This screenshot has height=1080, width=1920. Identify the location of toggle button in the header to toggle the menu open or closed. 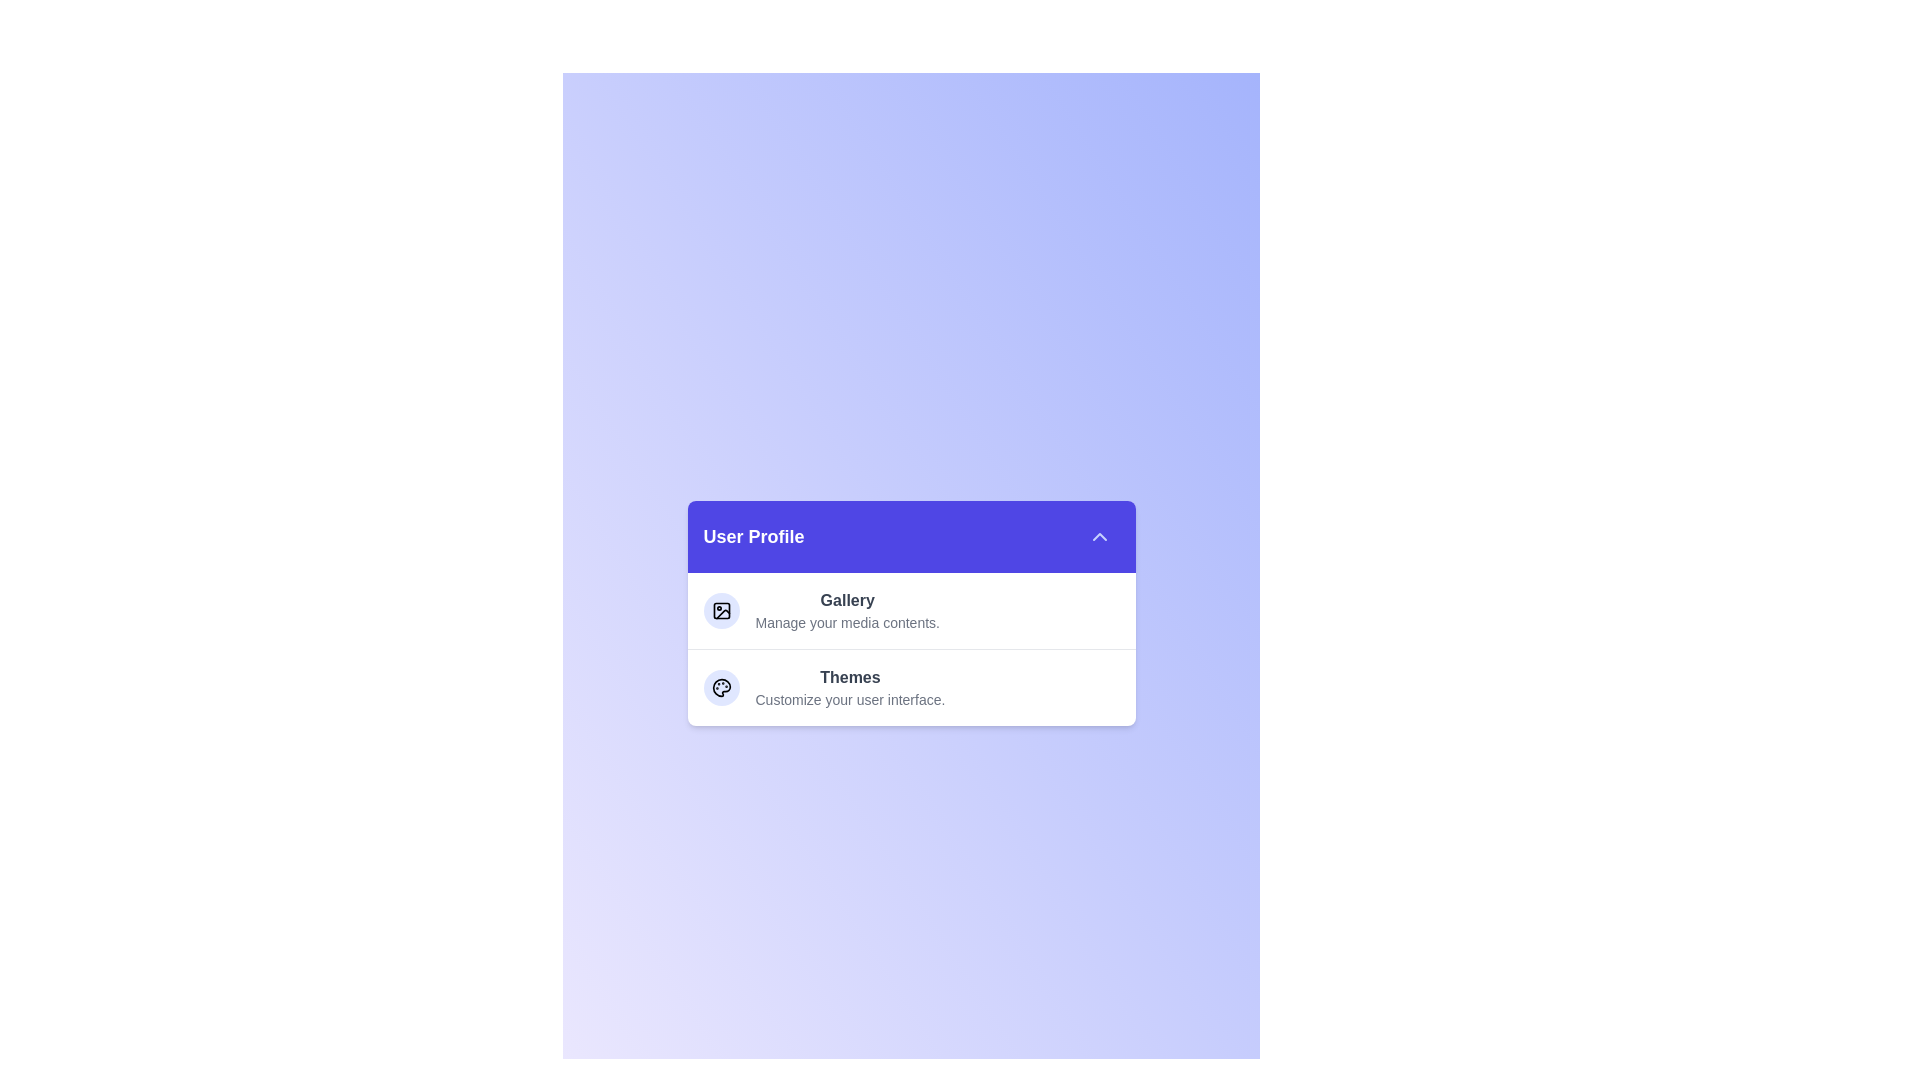
(1098, 535).